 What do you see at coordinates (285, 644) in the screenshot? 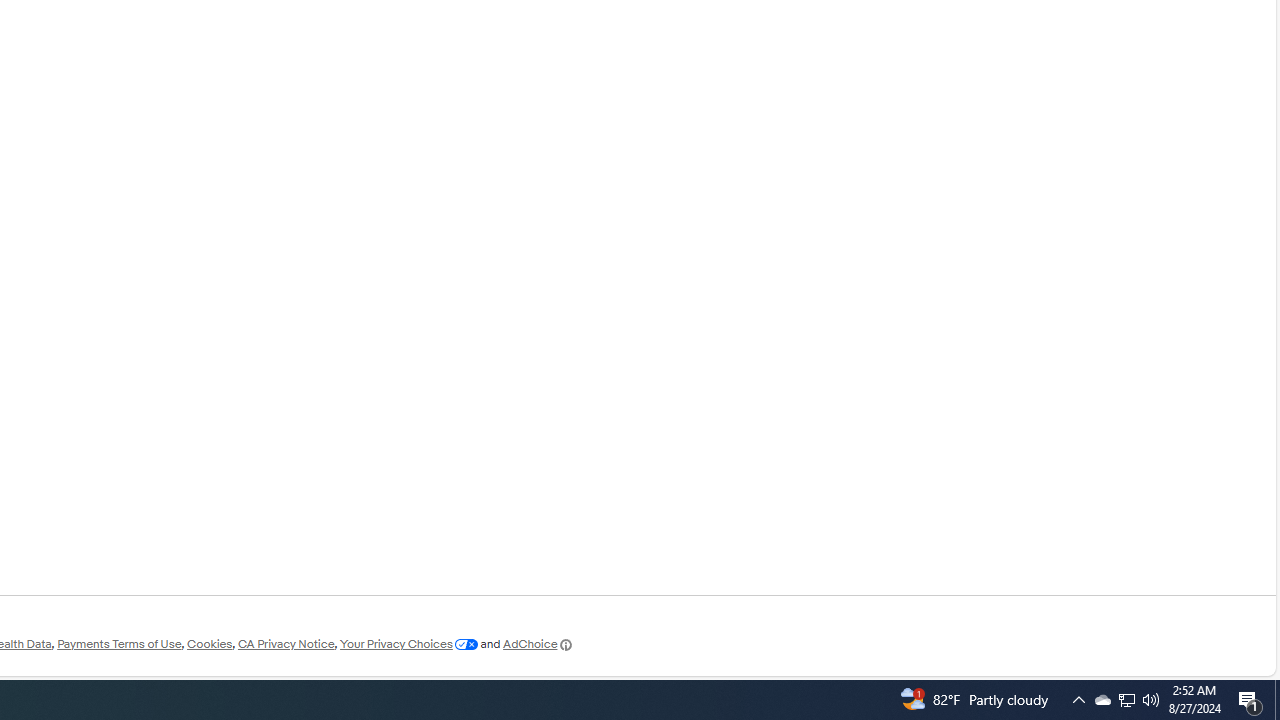
I see `'CA Privacy Notice'` at bounding box center [285, 644].